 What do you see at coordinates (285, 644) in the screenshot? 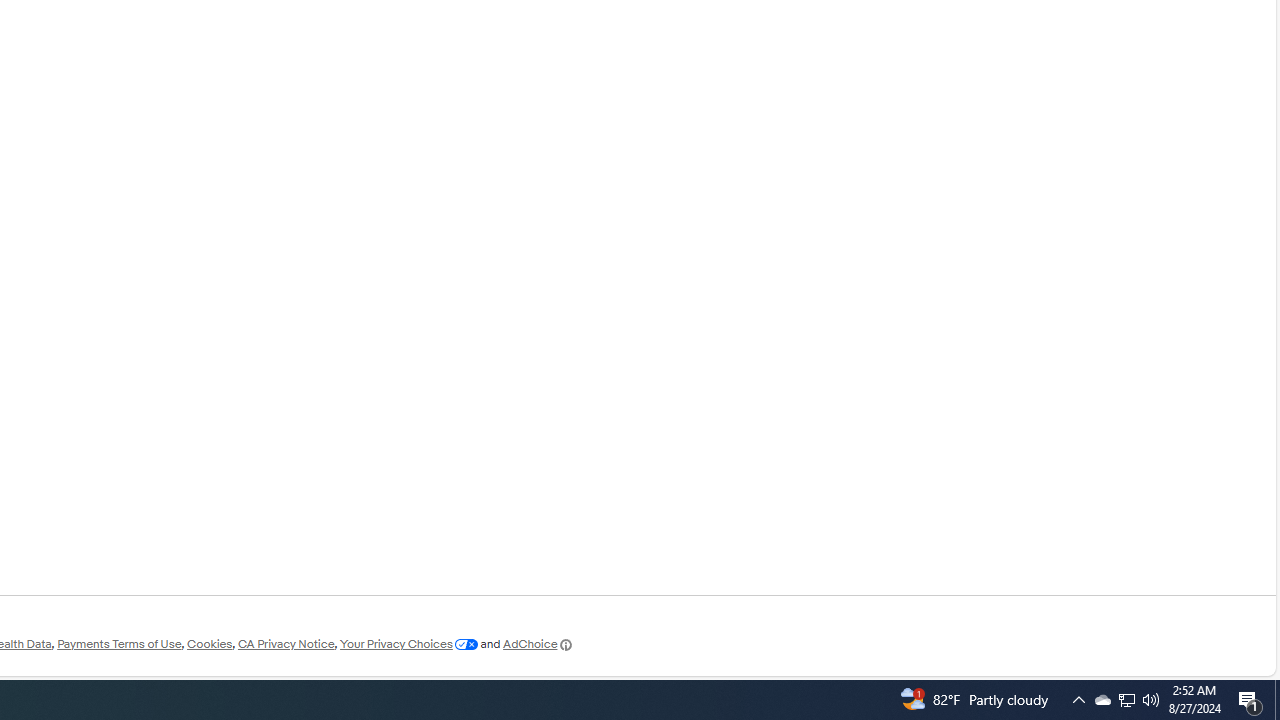
I see `'CA Privacy Notice'` at bounding box center [285, 644].